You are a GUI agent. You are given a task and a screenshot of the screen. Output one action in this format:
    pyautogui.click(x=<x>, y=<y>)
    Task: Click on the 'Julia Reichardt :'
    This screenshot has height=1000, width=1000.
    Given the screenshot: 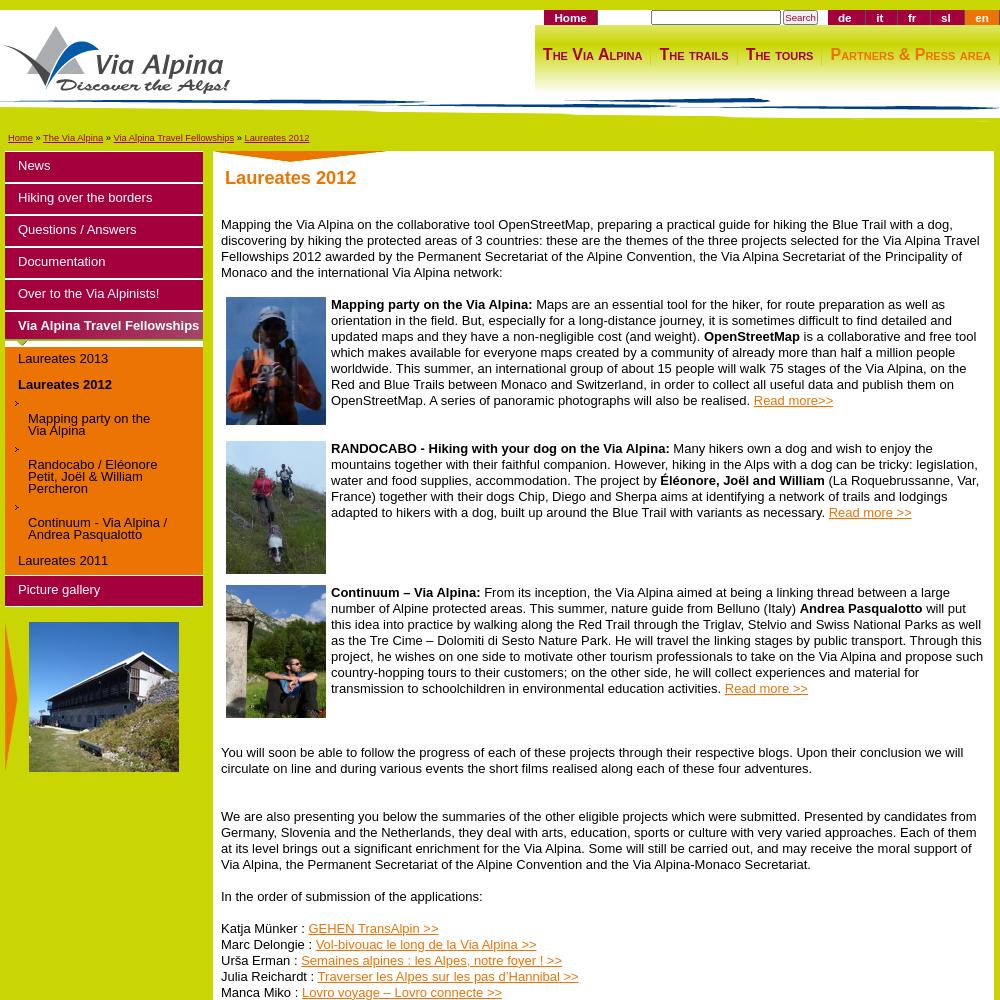 What is the action you would take?
    pyautogui.click(x=269, y=974)
    